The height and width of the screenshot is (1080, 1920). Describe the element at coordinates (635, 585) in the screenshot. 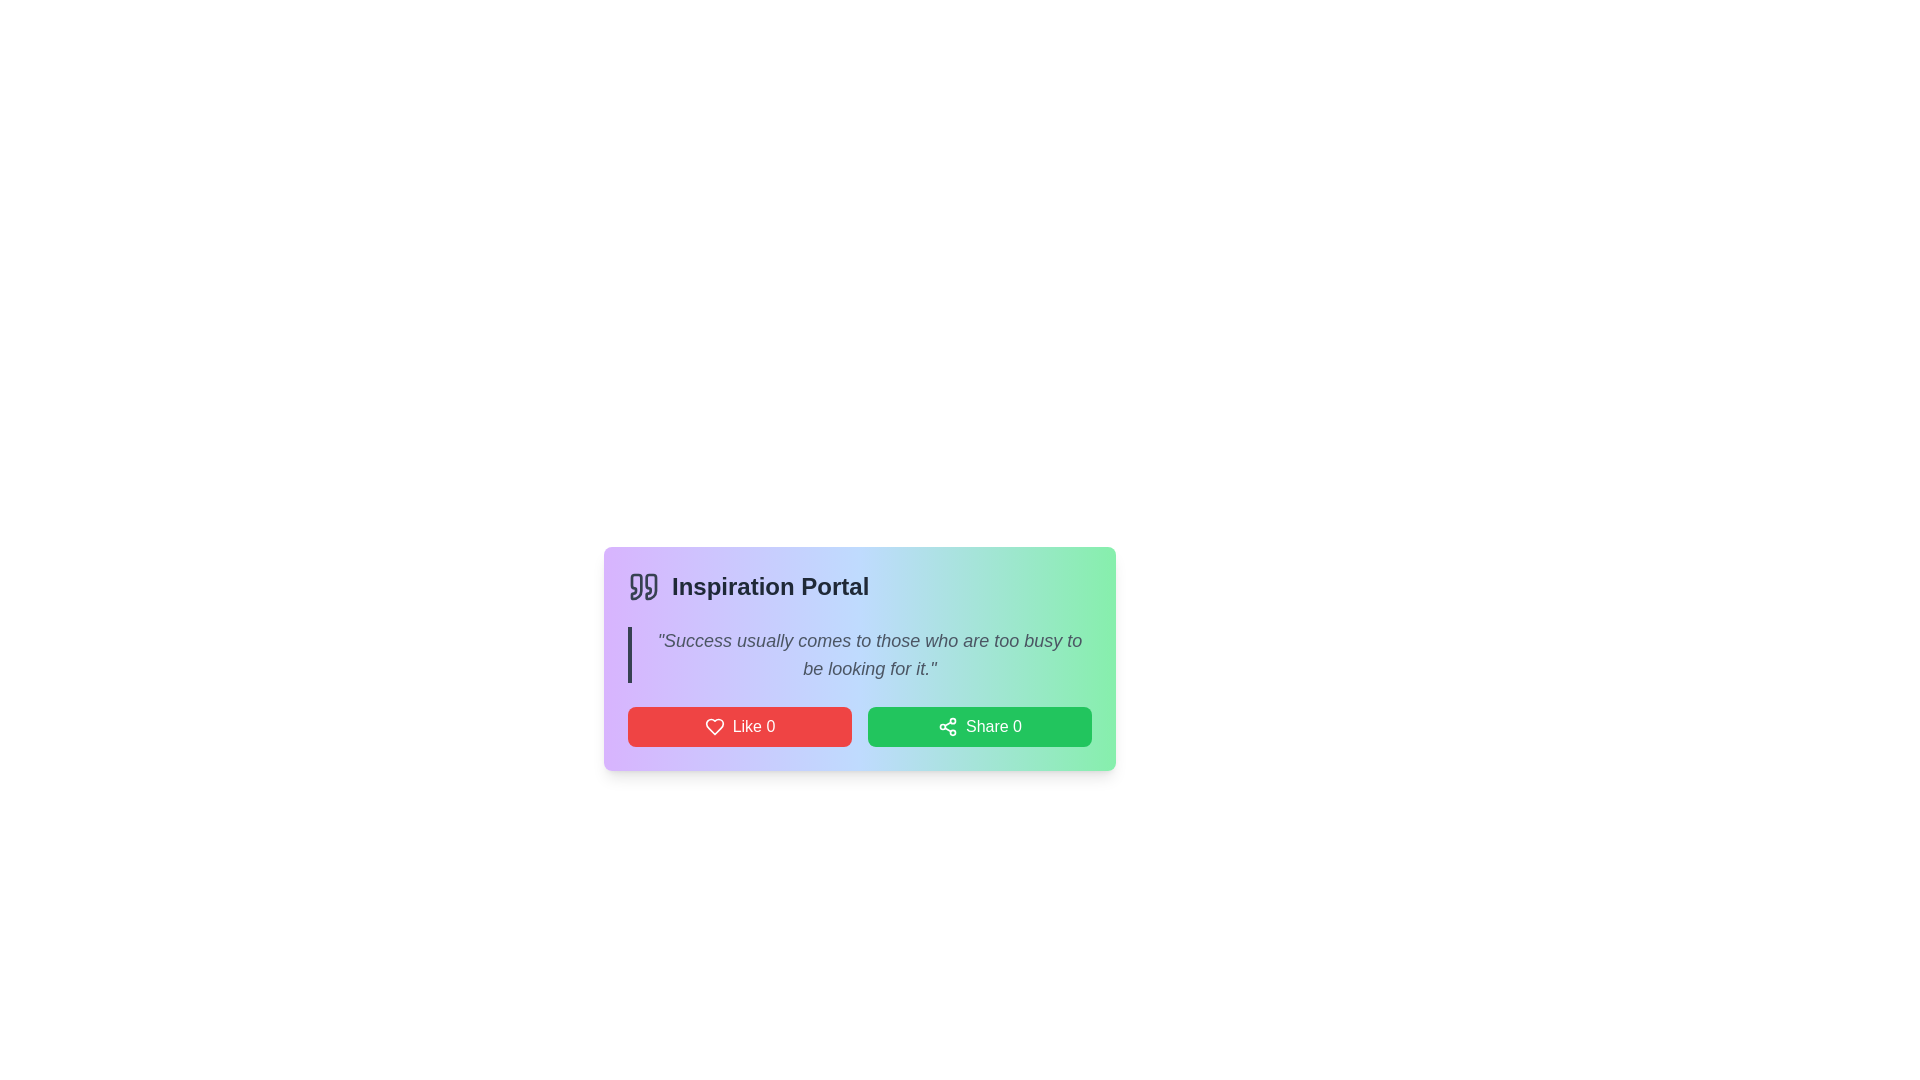

I see `the stylized left-facing quotation mark icon located at the top-left corner of the 'Inspiration Portal' card interface` at that location.